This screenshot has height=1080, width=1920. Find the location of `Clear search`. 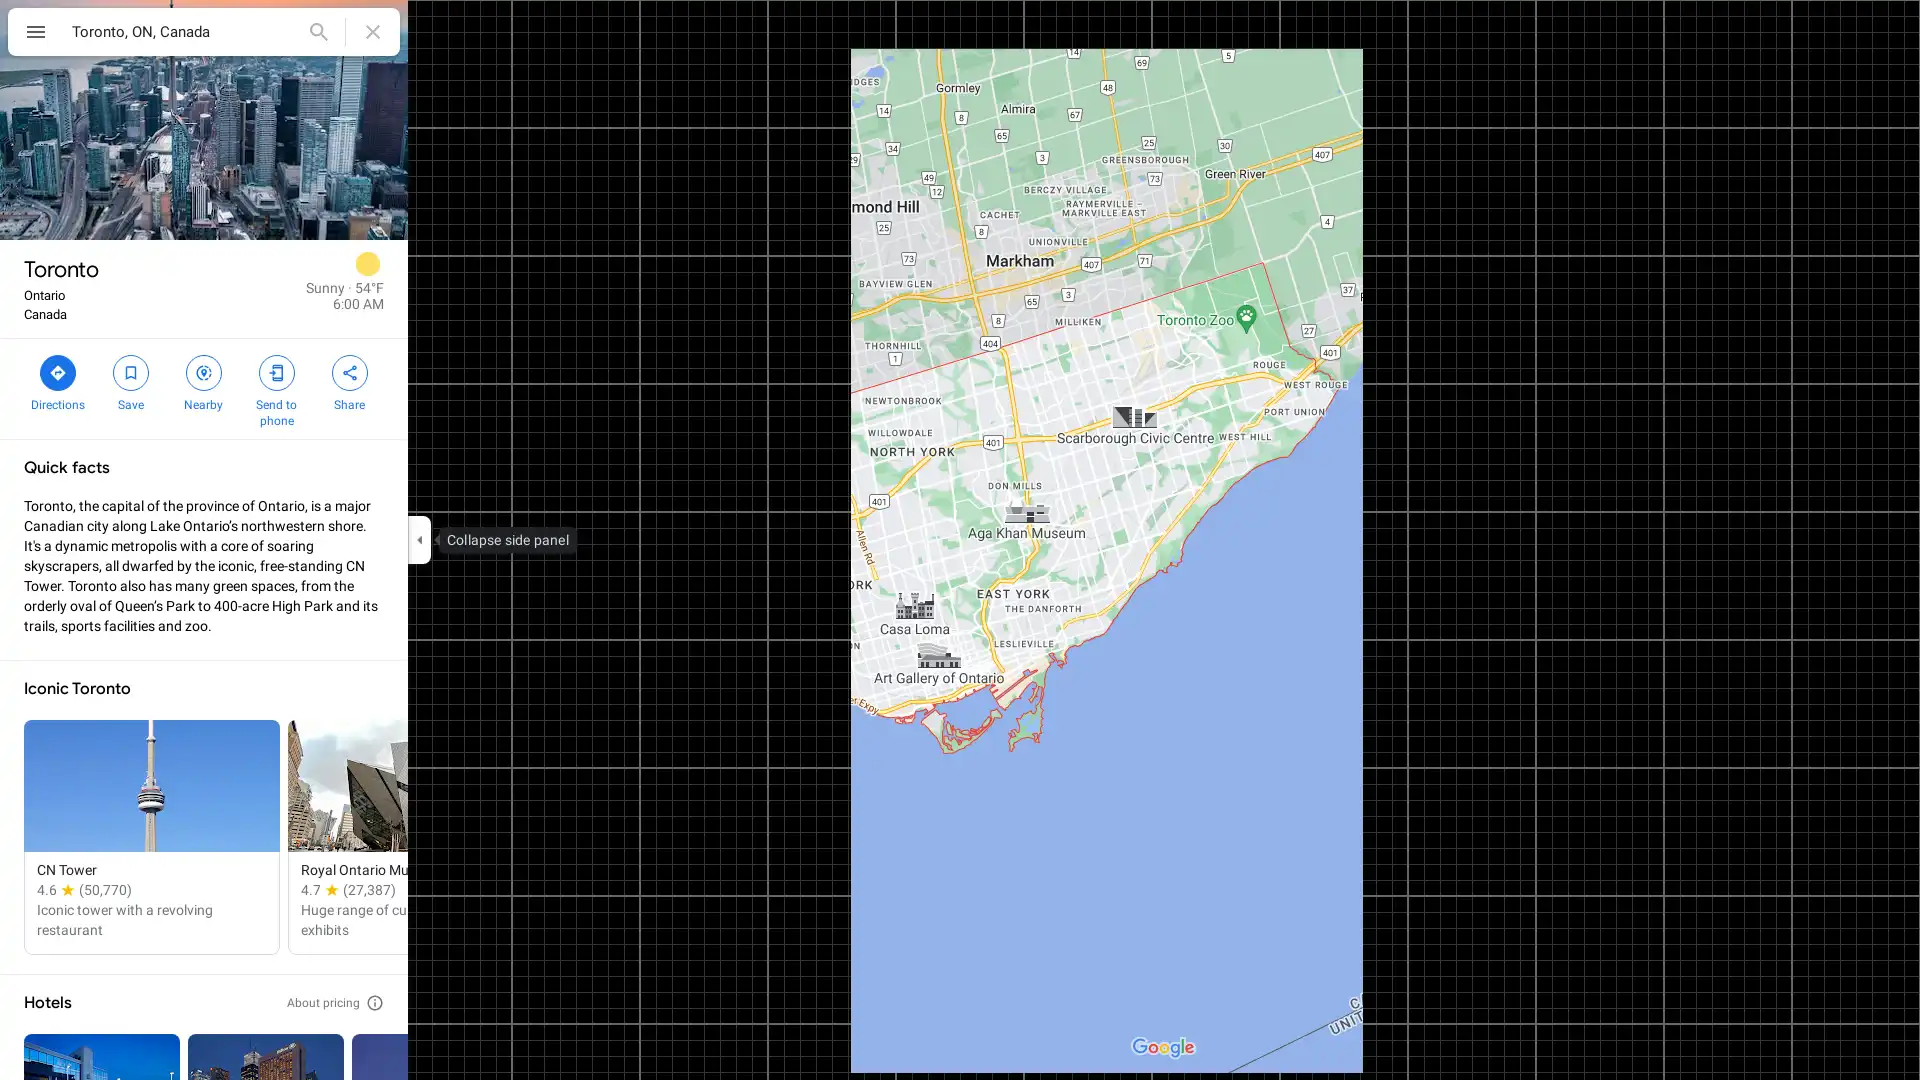

Clear search is located at coordinates (373, 31).